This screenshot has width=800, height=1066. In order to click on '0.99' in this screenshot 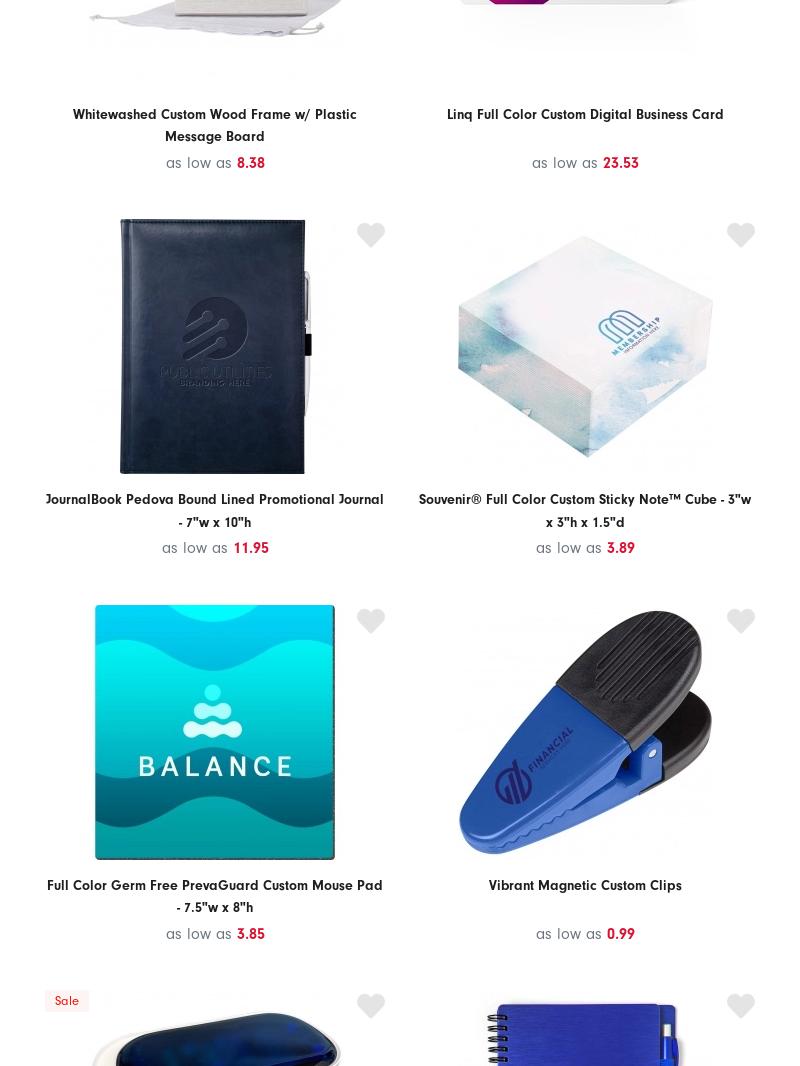, I will do `click(620, 932)`.